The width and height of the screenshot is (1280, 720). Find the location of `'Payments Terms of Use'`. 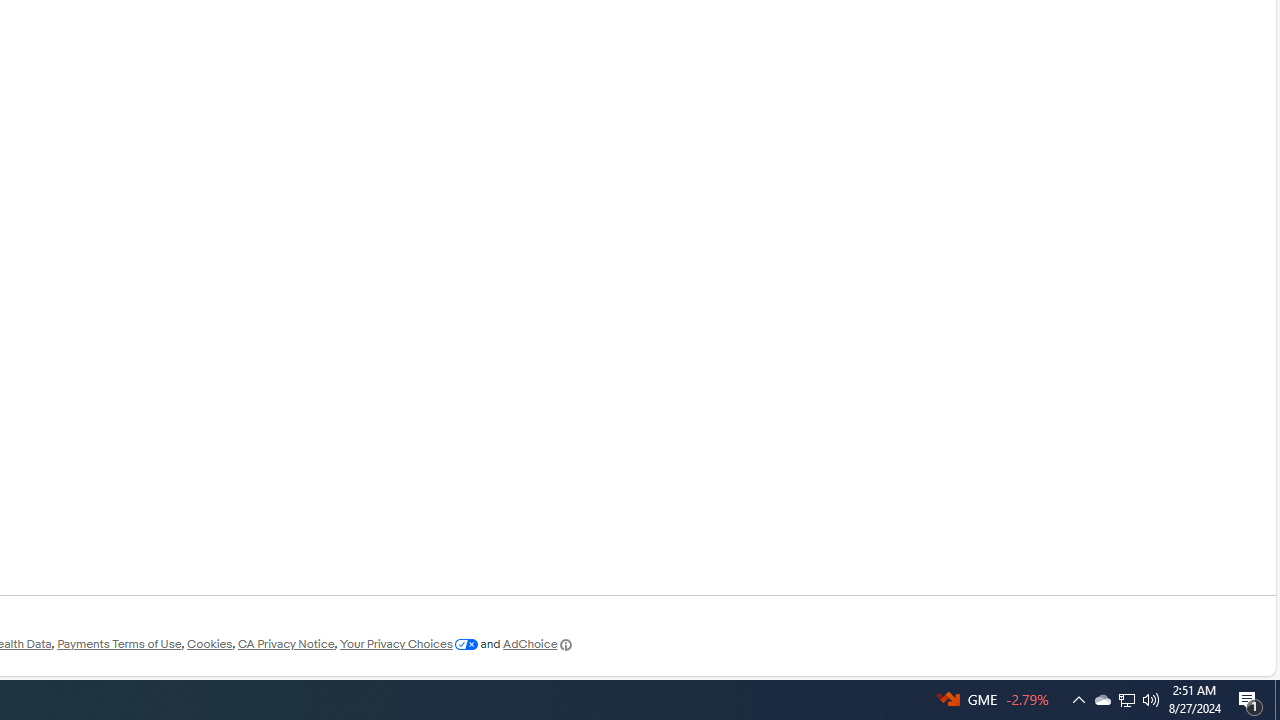

'Payments Terms of Use' is located at coordinates (118, 644).